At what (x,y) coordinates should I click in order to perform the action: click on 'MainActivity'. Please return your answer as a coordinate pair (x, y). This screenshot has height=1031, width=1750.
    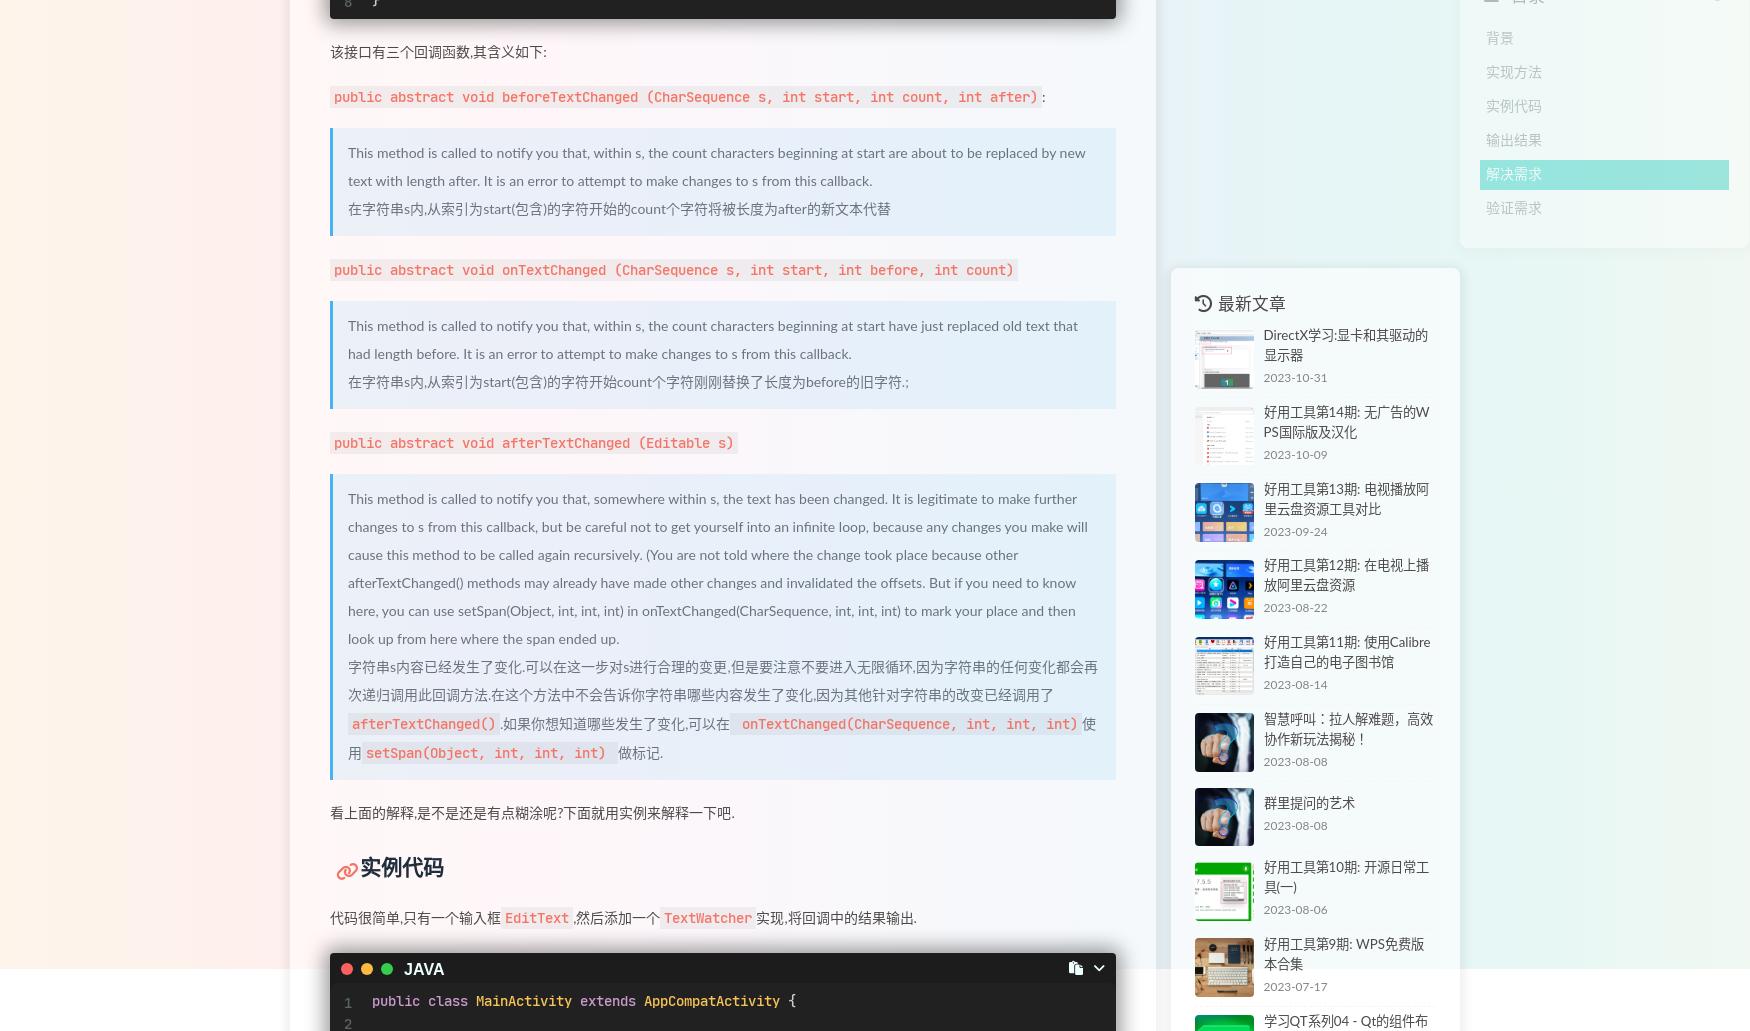
    Looking at the image, I should click on (522, 999).